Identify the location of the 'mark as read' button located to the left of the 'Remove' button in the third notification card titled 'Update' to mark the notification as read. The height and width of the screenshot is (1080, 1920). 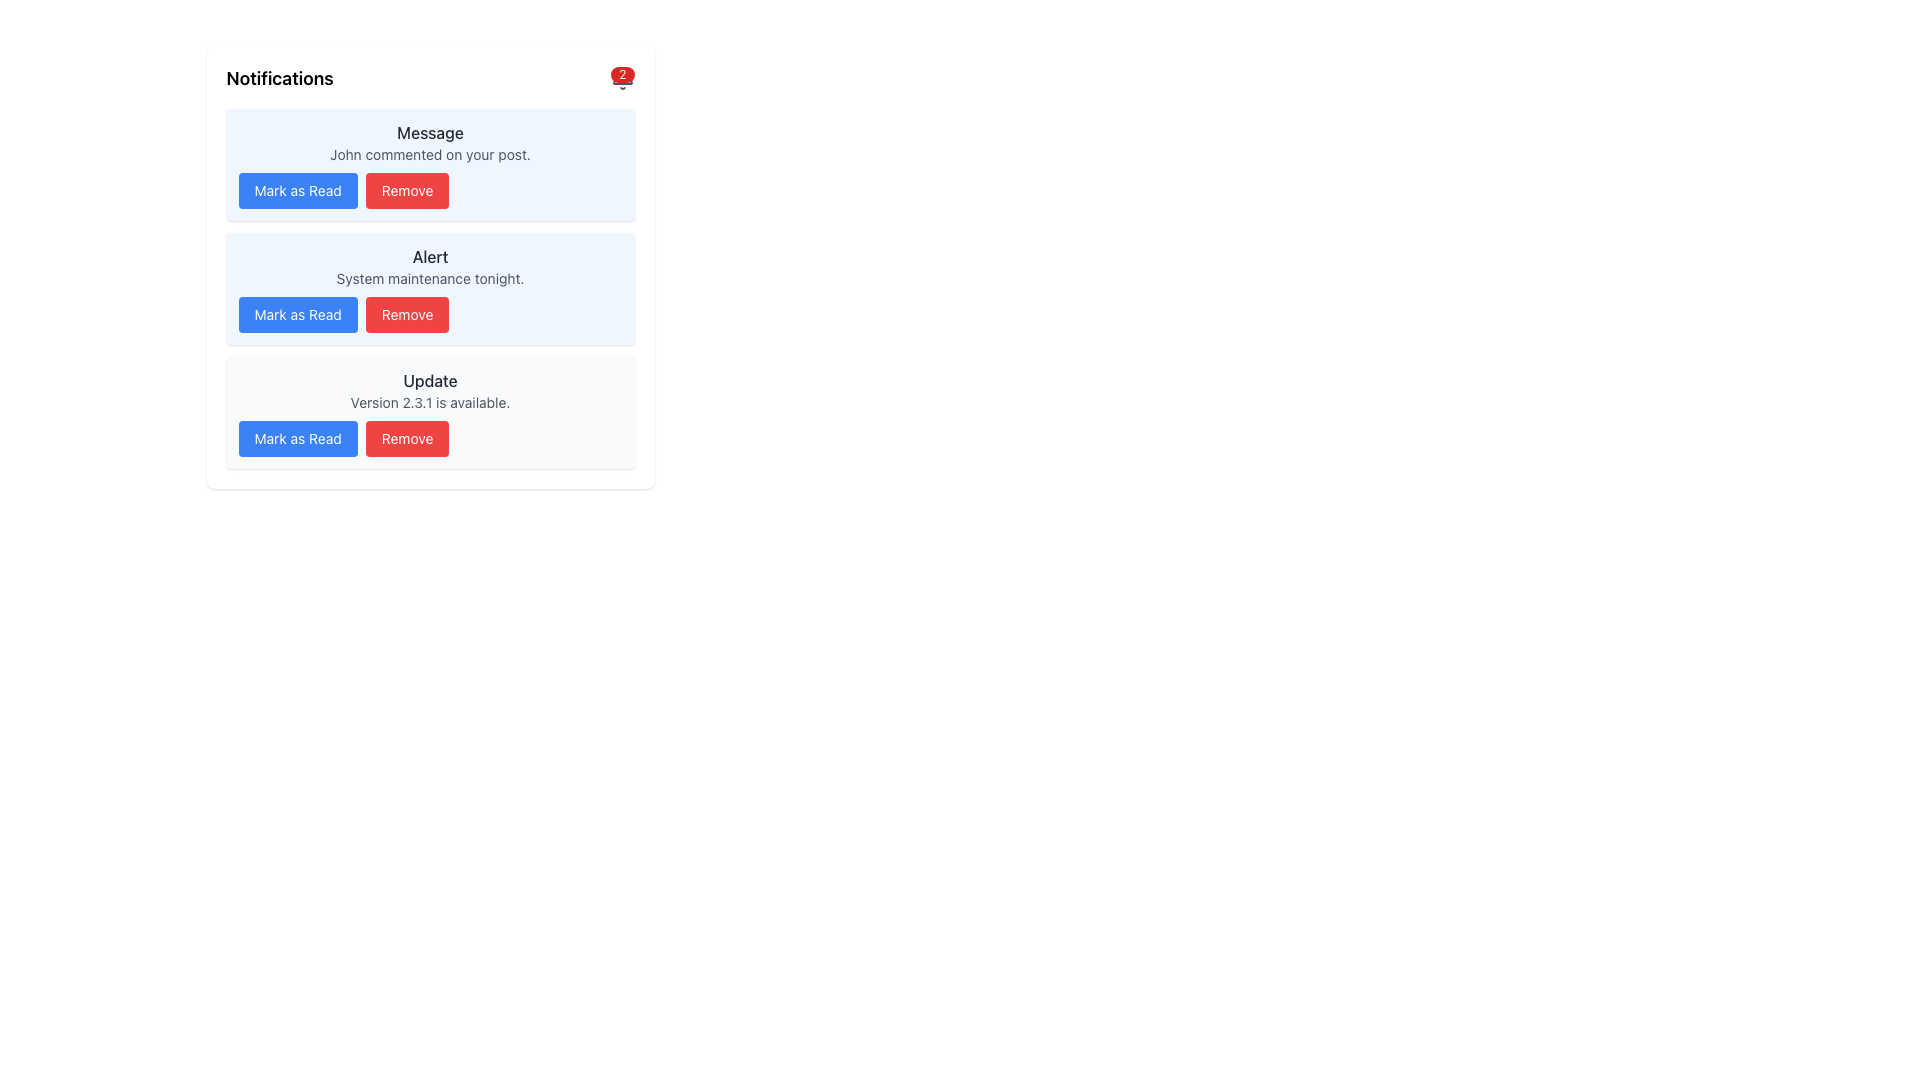
(297, 438).